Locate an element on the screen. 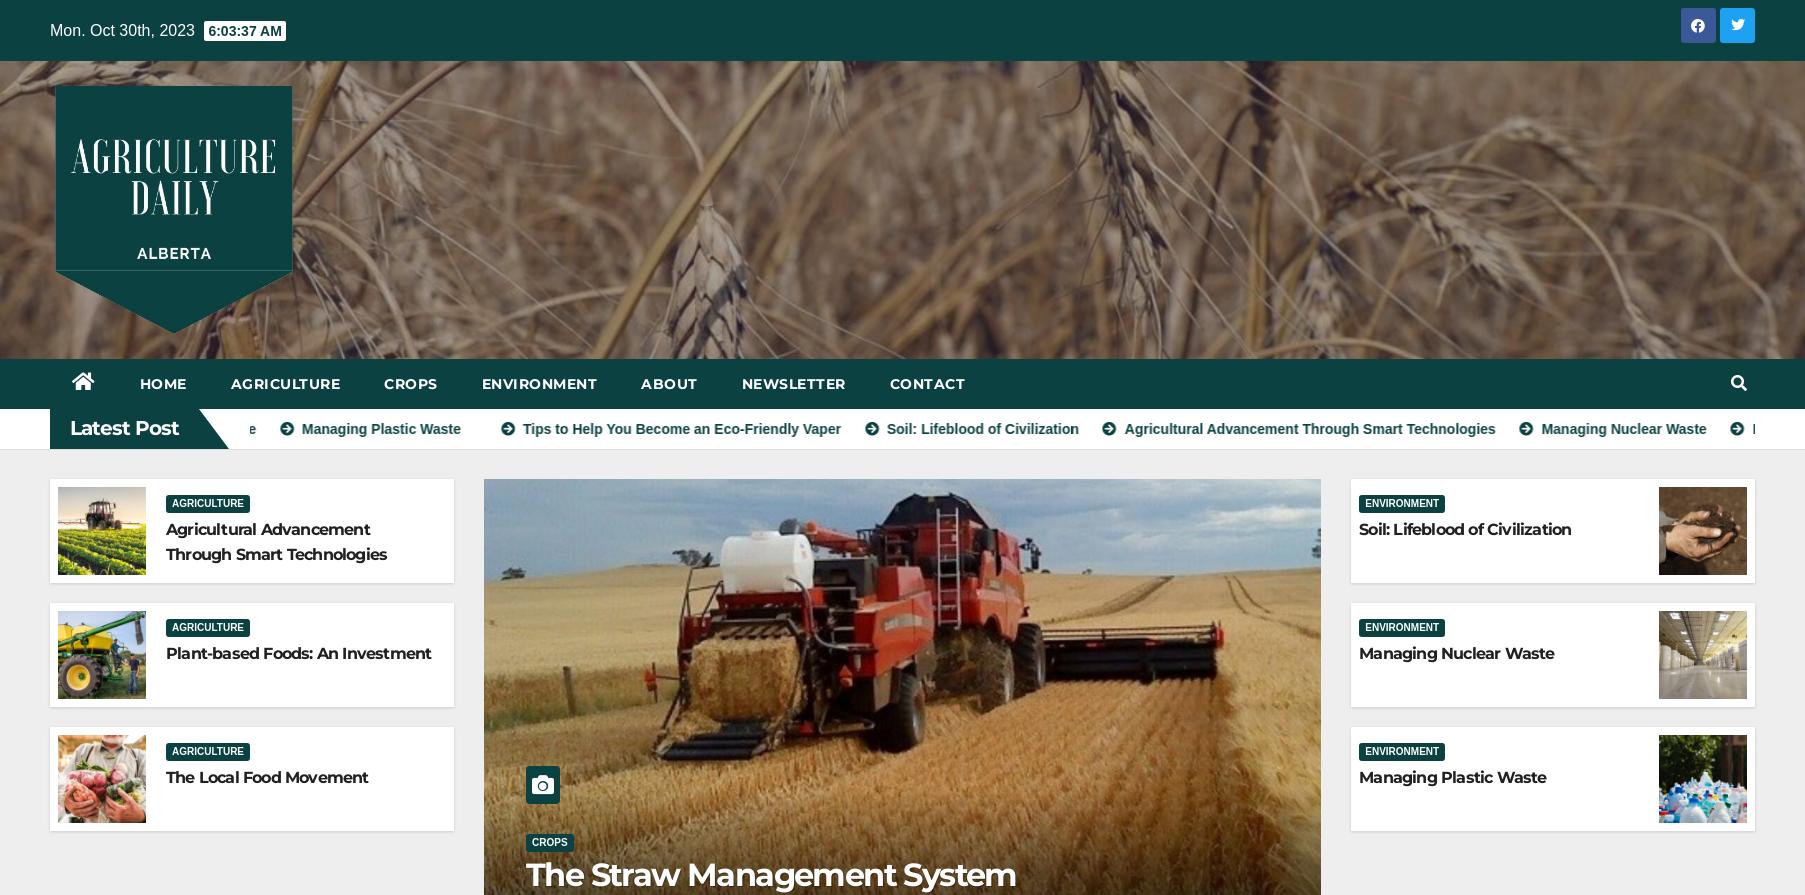  'Latest Post' is located at coordinates (70, 427).